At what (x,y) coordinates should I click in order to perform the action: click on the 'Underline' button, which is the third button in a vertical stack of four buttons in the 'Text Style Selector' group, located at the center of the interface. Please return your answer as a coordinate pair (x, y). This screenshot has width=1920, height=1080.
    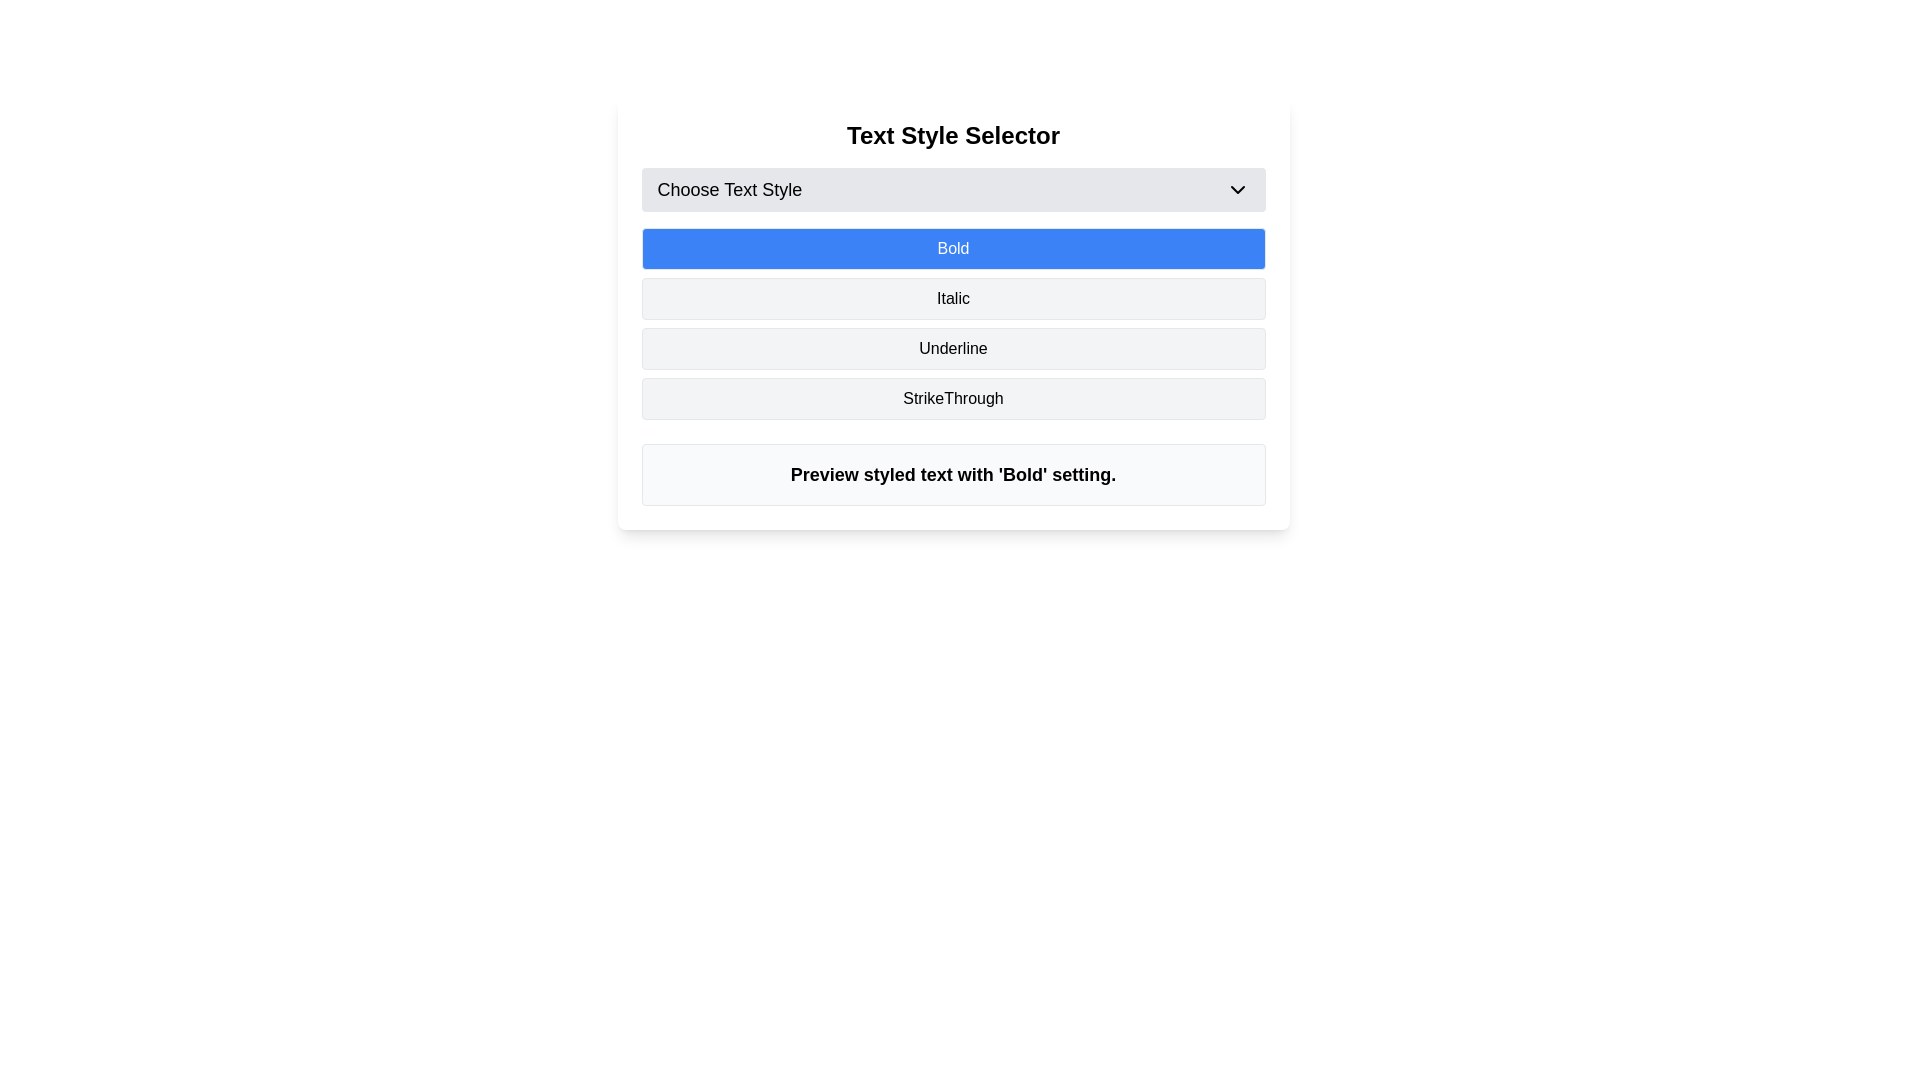
    Looking at the image, I should click on (952, 347).